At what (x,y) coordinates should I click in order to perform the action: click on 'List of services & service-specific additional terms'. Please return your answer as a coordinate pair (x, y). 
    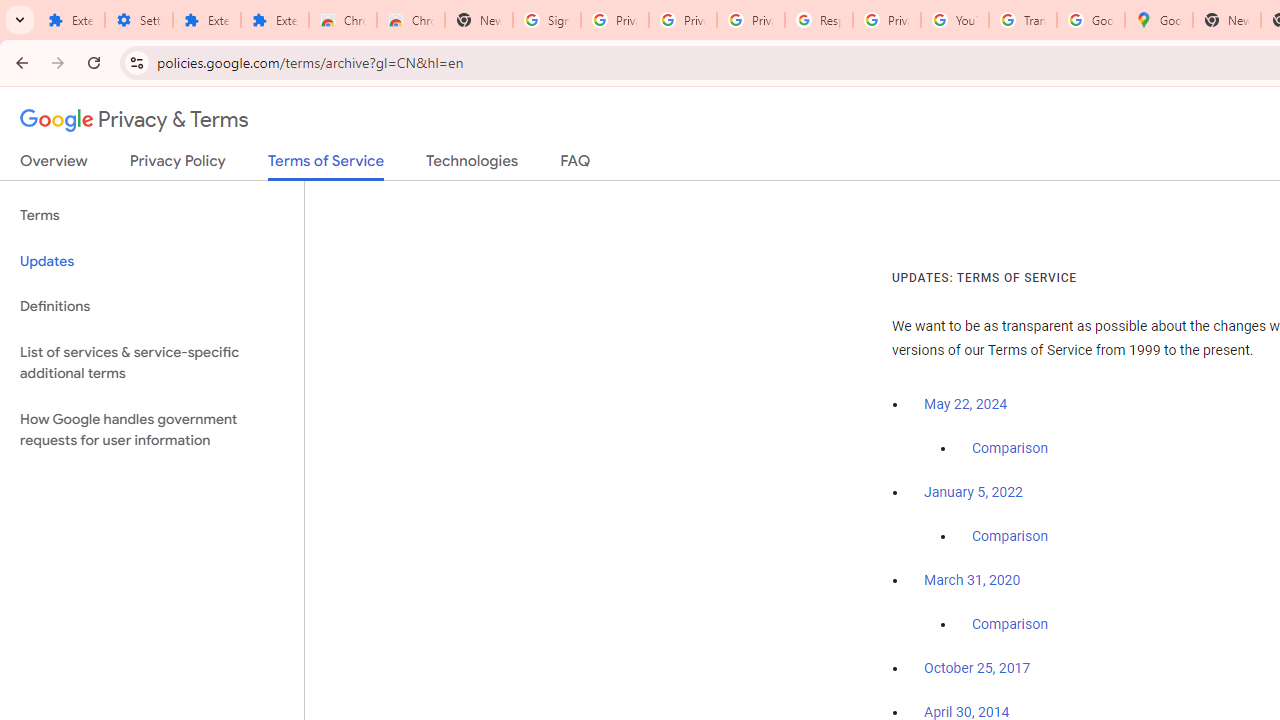
    Looking at the image, I should click on (151, 362).